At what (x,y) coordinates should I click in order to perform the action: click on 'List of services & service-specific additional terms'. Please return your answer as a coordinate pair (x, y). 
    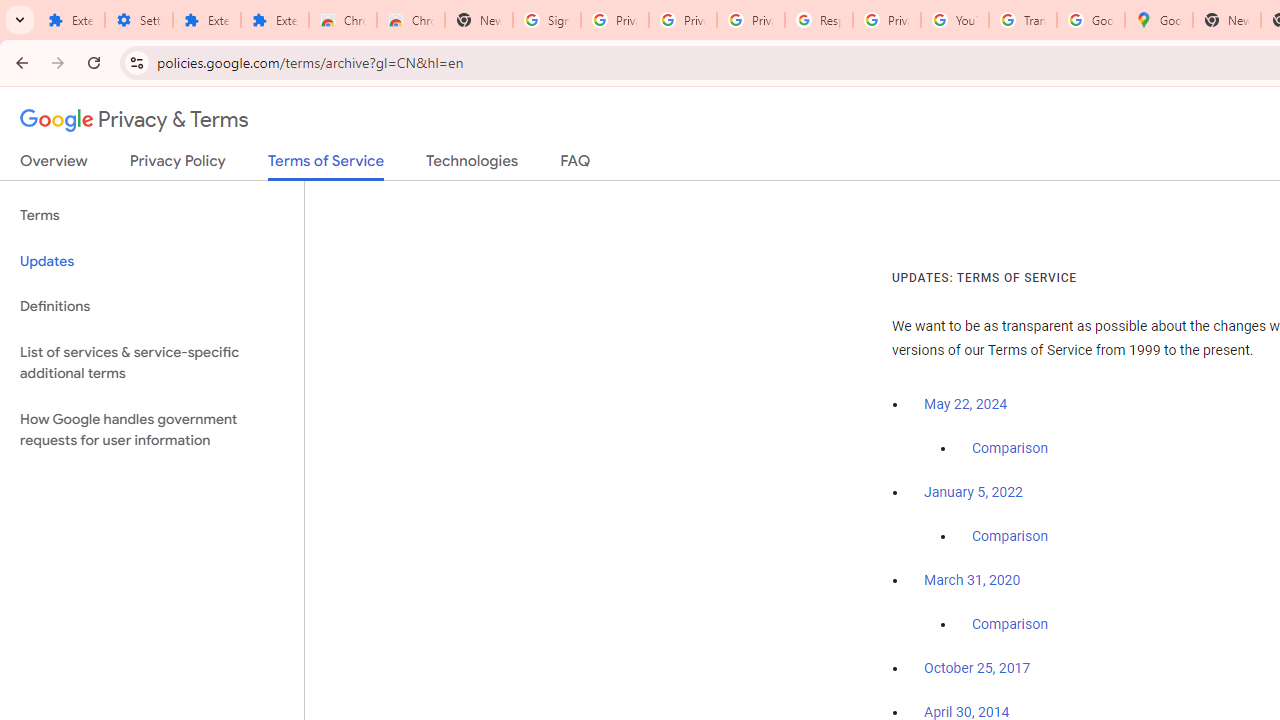
    Looking at the image, I should click on (151, 362).